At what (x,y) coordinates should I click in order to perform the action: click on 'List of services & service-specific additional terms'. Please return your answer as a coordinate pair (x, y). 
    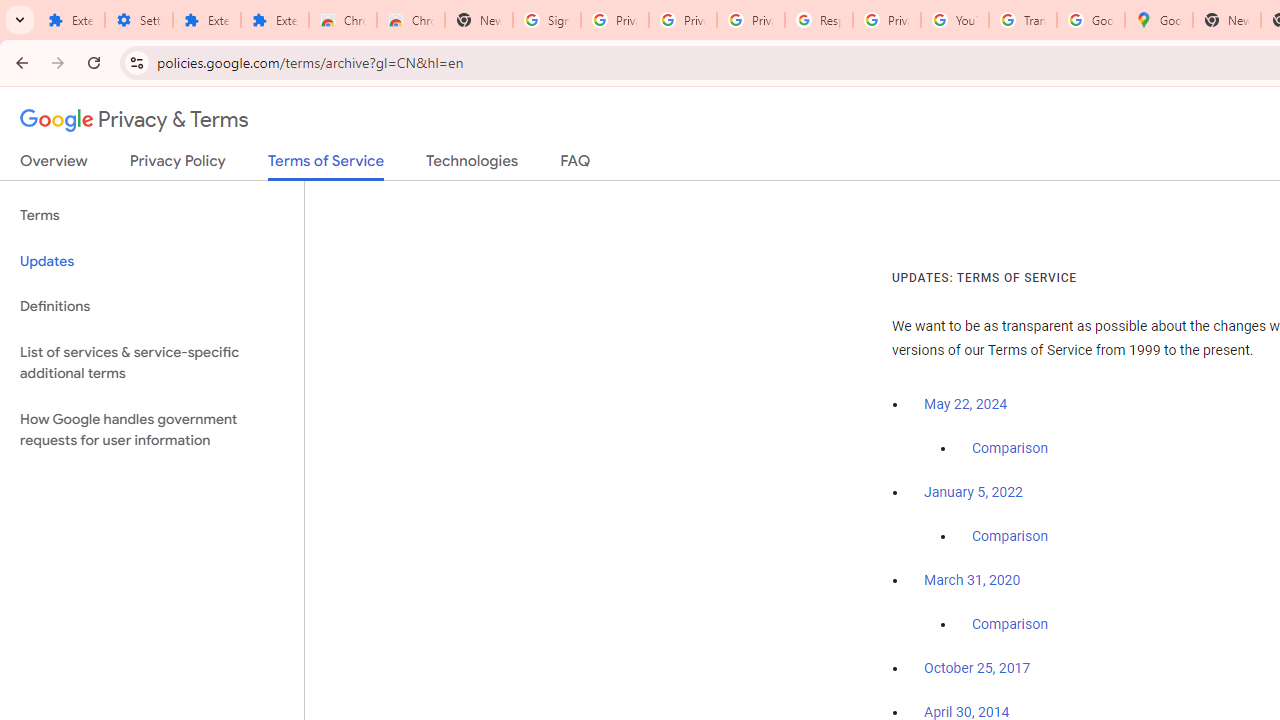
    Looking at the image, I should click on (151, 362).